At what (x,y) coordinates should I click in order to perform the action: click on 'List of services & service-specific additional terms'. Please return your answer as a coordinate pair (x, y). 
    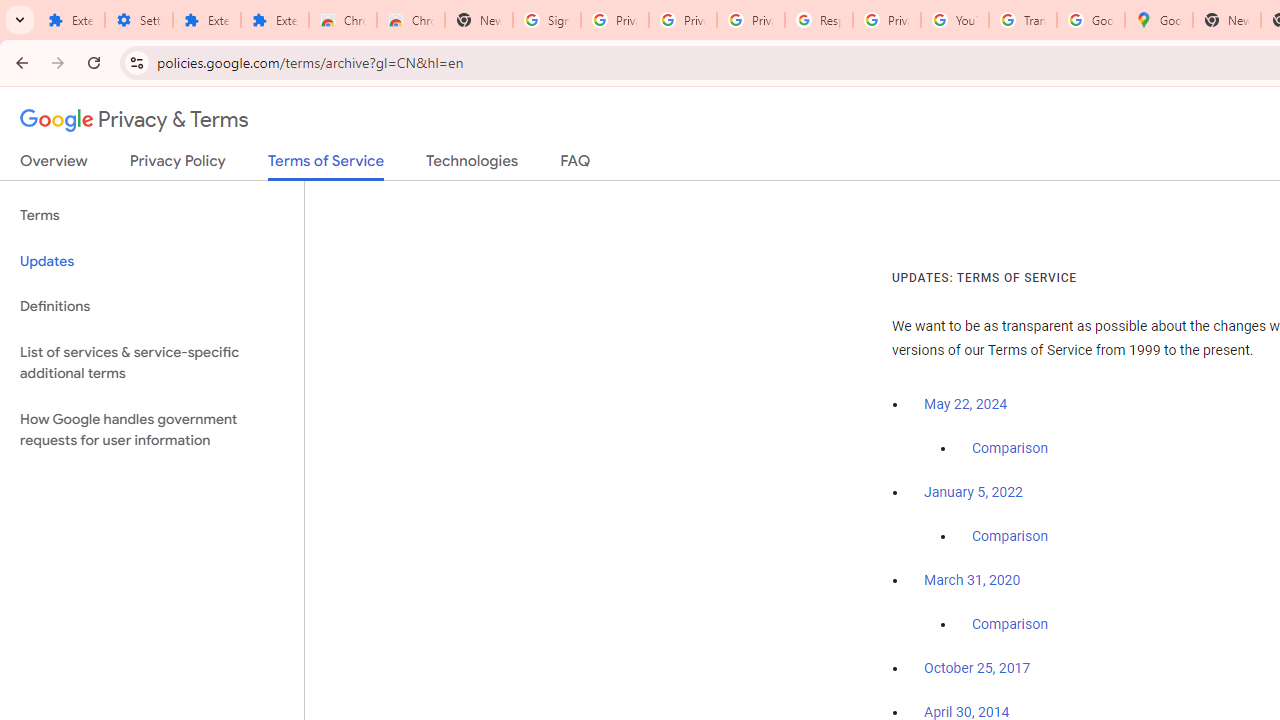
    Looking at the image, I should click on (151, 362).